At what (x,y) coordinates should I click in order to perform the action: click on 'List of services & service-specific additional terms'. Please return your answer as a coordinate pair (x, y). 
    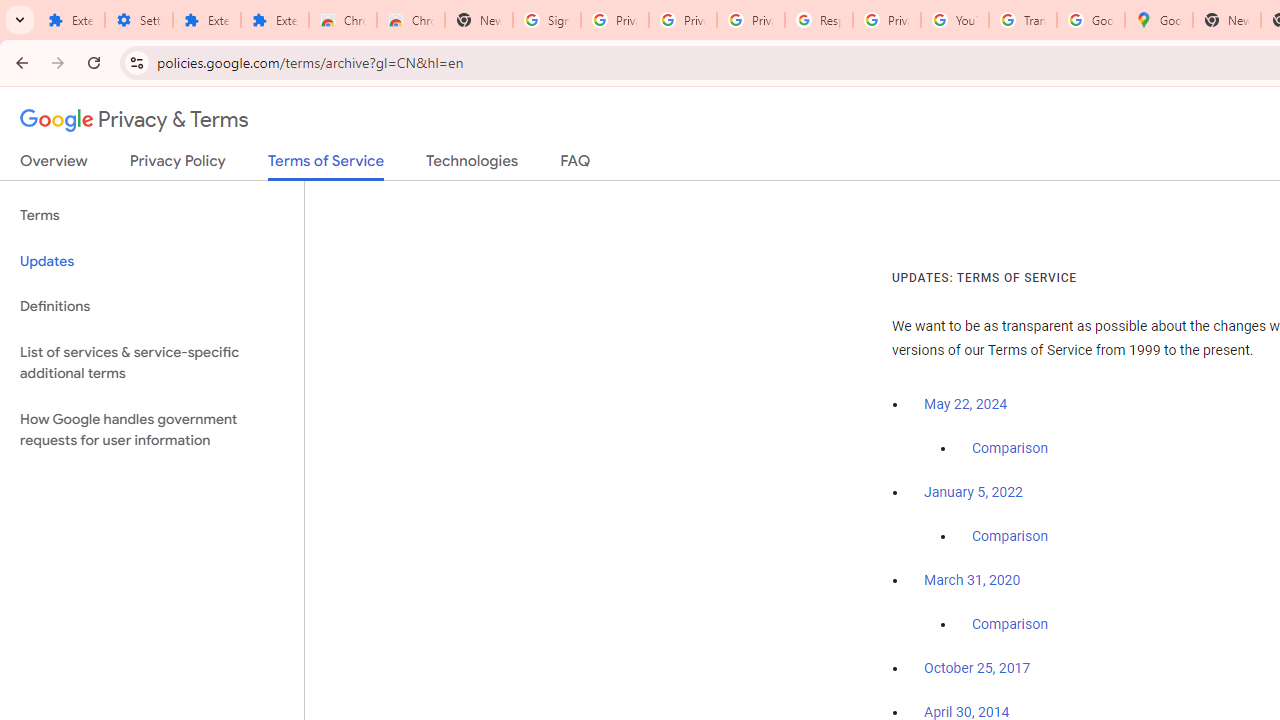
    Looking at the image, I should click on (151, 362).